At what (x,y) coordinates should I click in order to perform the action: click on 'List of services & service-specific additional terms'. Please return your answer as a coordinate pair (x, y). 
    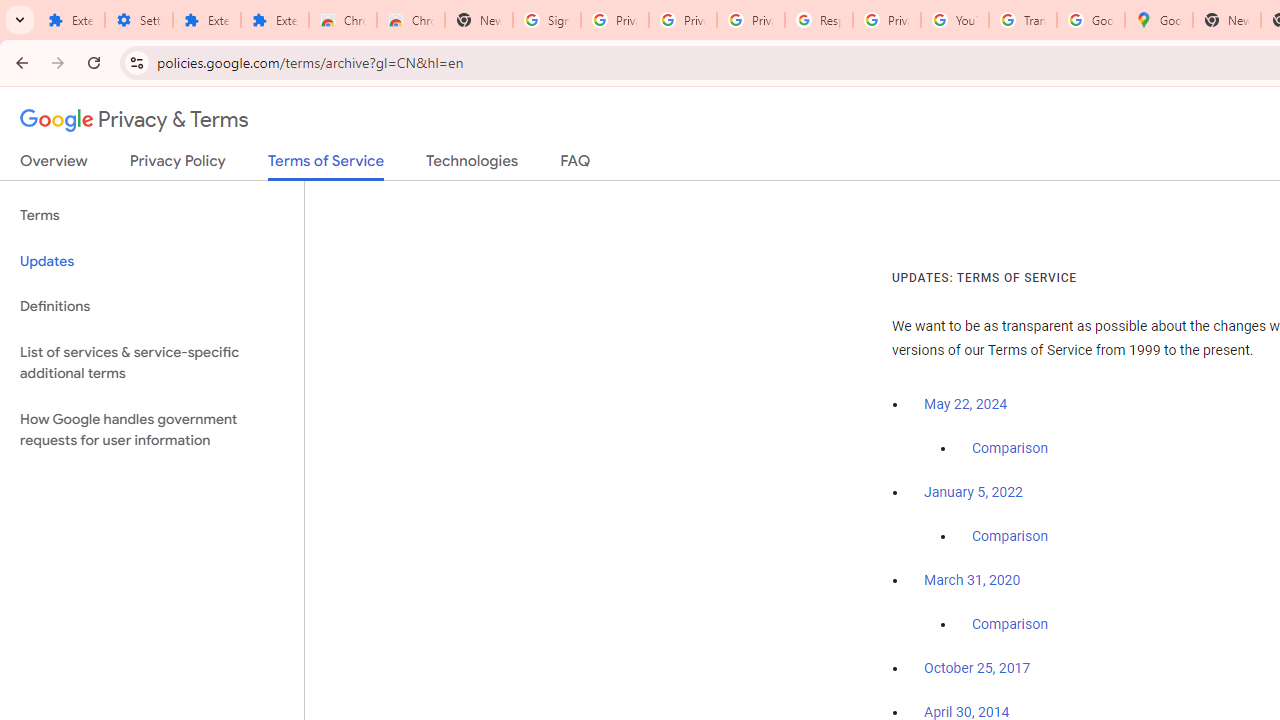
    Looking at the image, I should click on (151, 362).